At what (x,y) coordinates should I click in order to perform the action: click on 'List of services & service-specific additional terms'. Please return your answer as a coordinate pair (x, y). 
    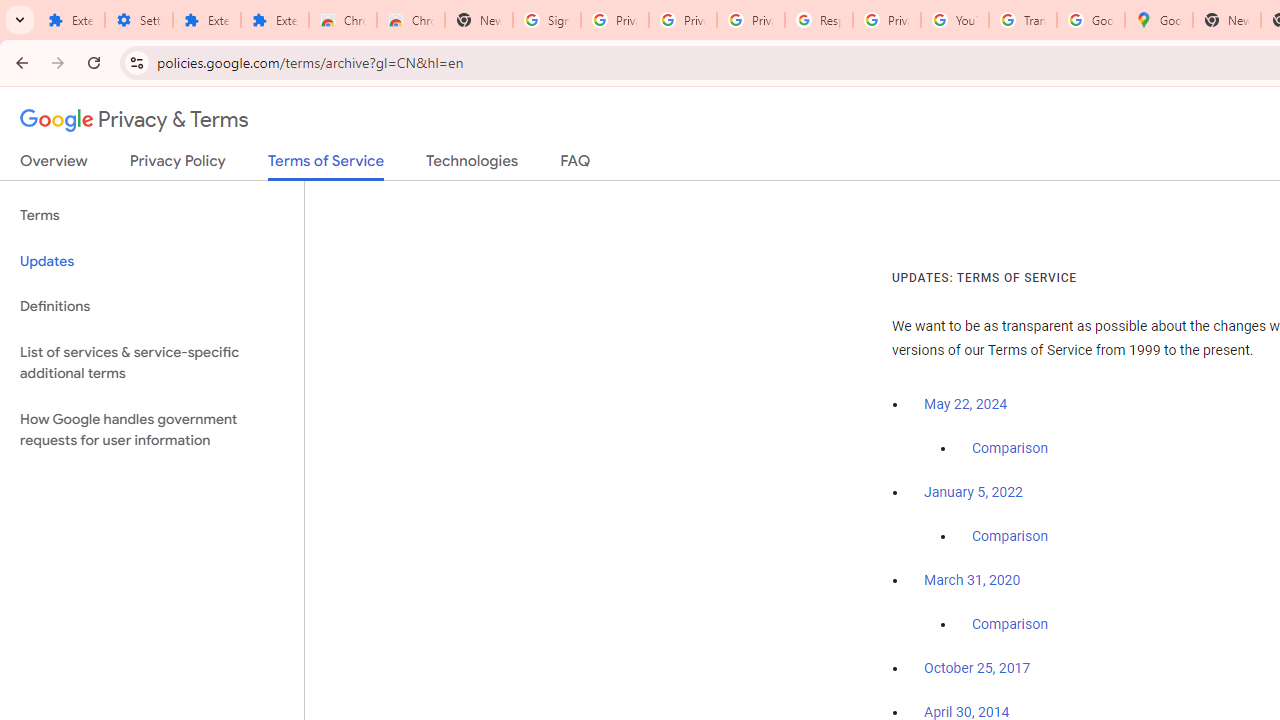
    Looking at the image, I should click on (151, 362).